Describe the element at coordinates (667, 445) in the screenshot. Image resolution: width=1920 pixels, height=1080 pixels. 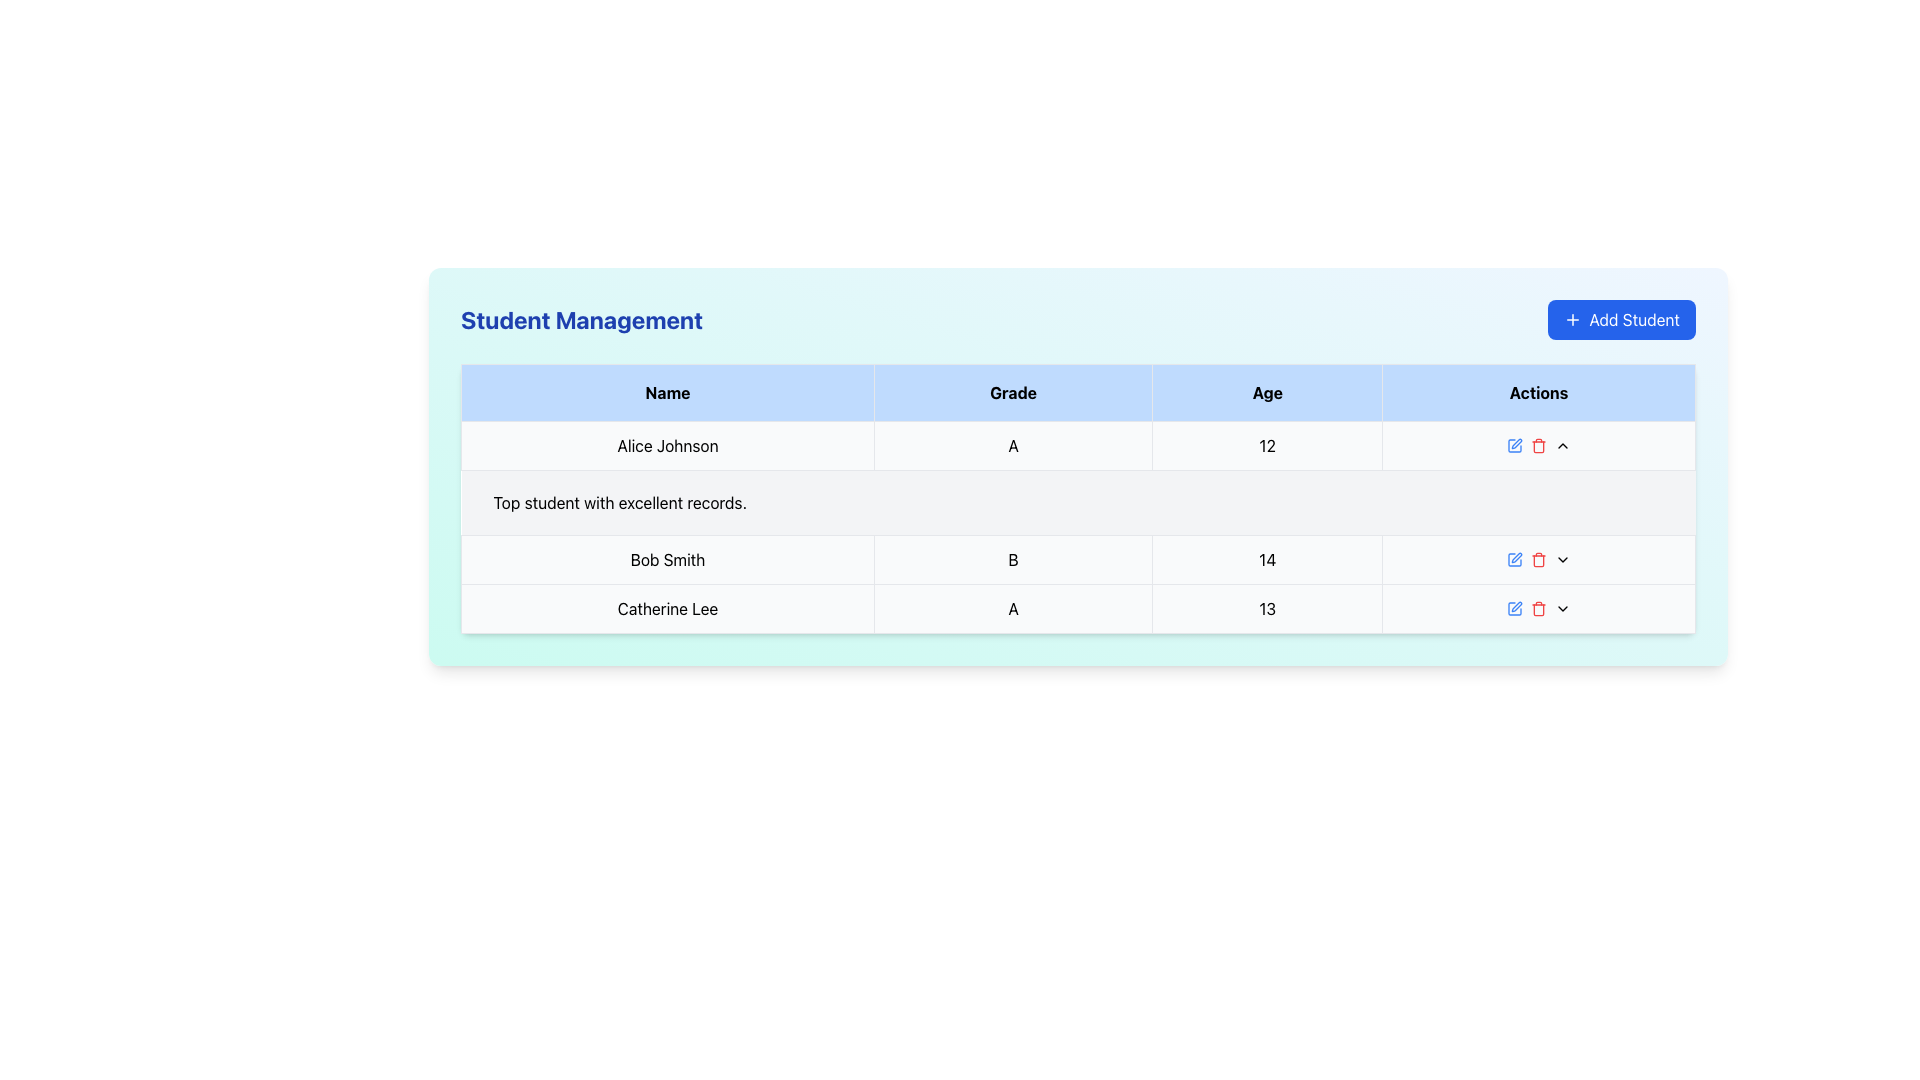
I see `on the text display element that shows the name 'Alice Johnson' in the 'Name' column of the table` at that location.